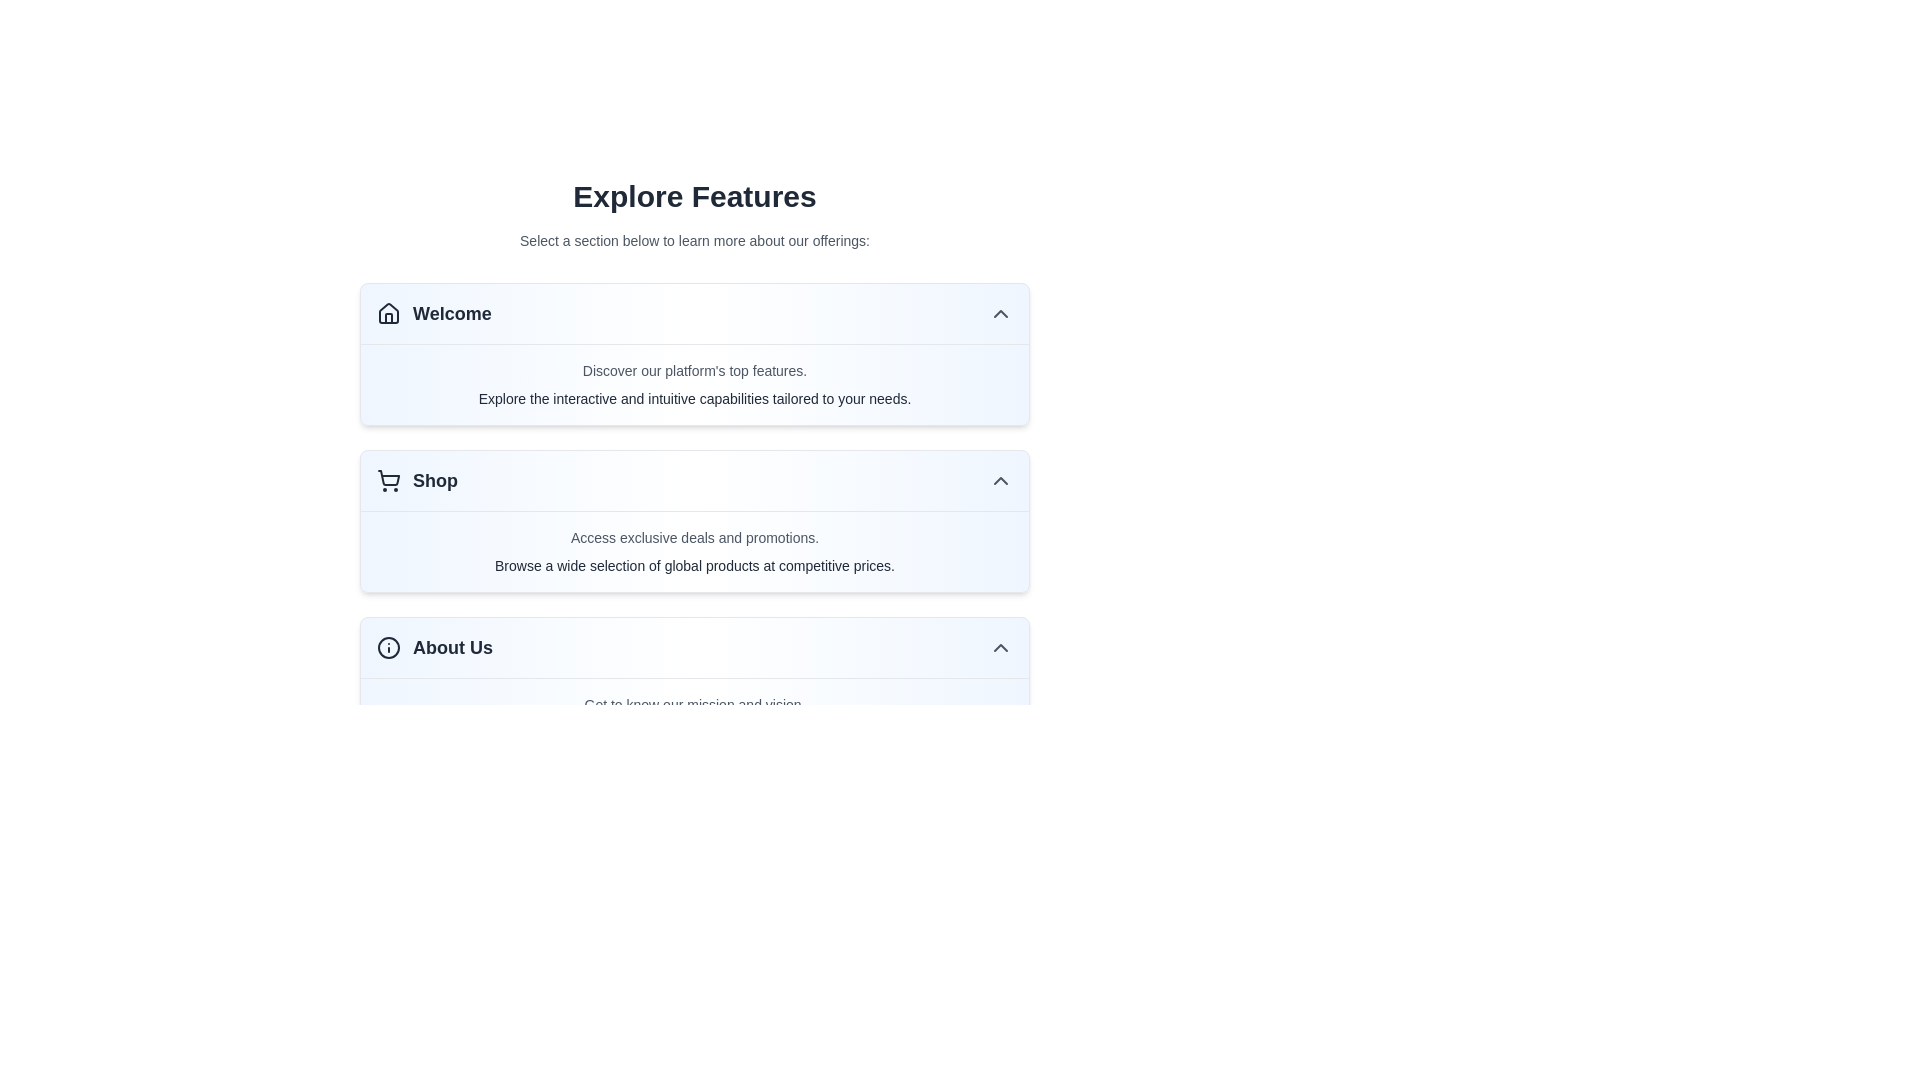 Image resolution: width=1920 pixels, height=1080 pixels. I want to click on the house icon located next to the 'Welcome' text label in the first card of the interface, so click(388, 312).